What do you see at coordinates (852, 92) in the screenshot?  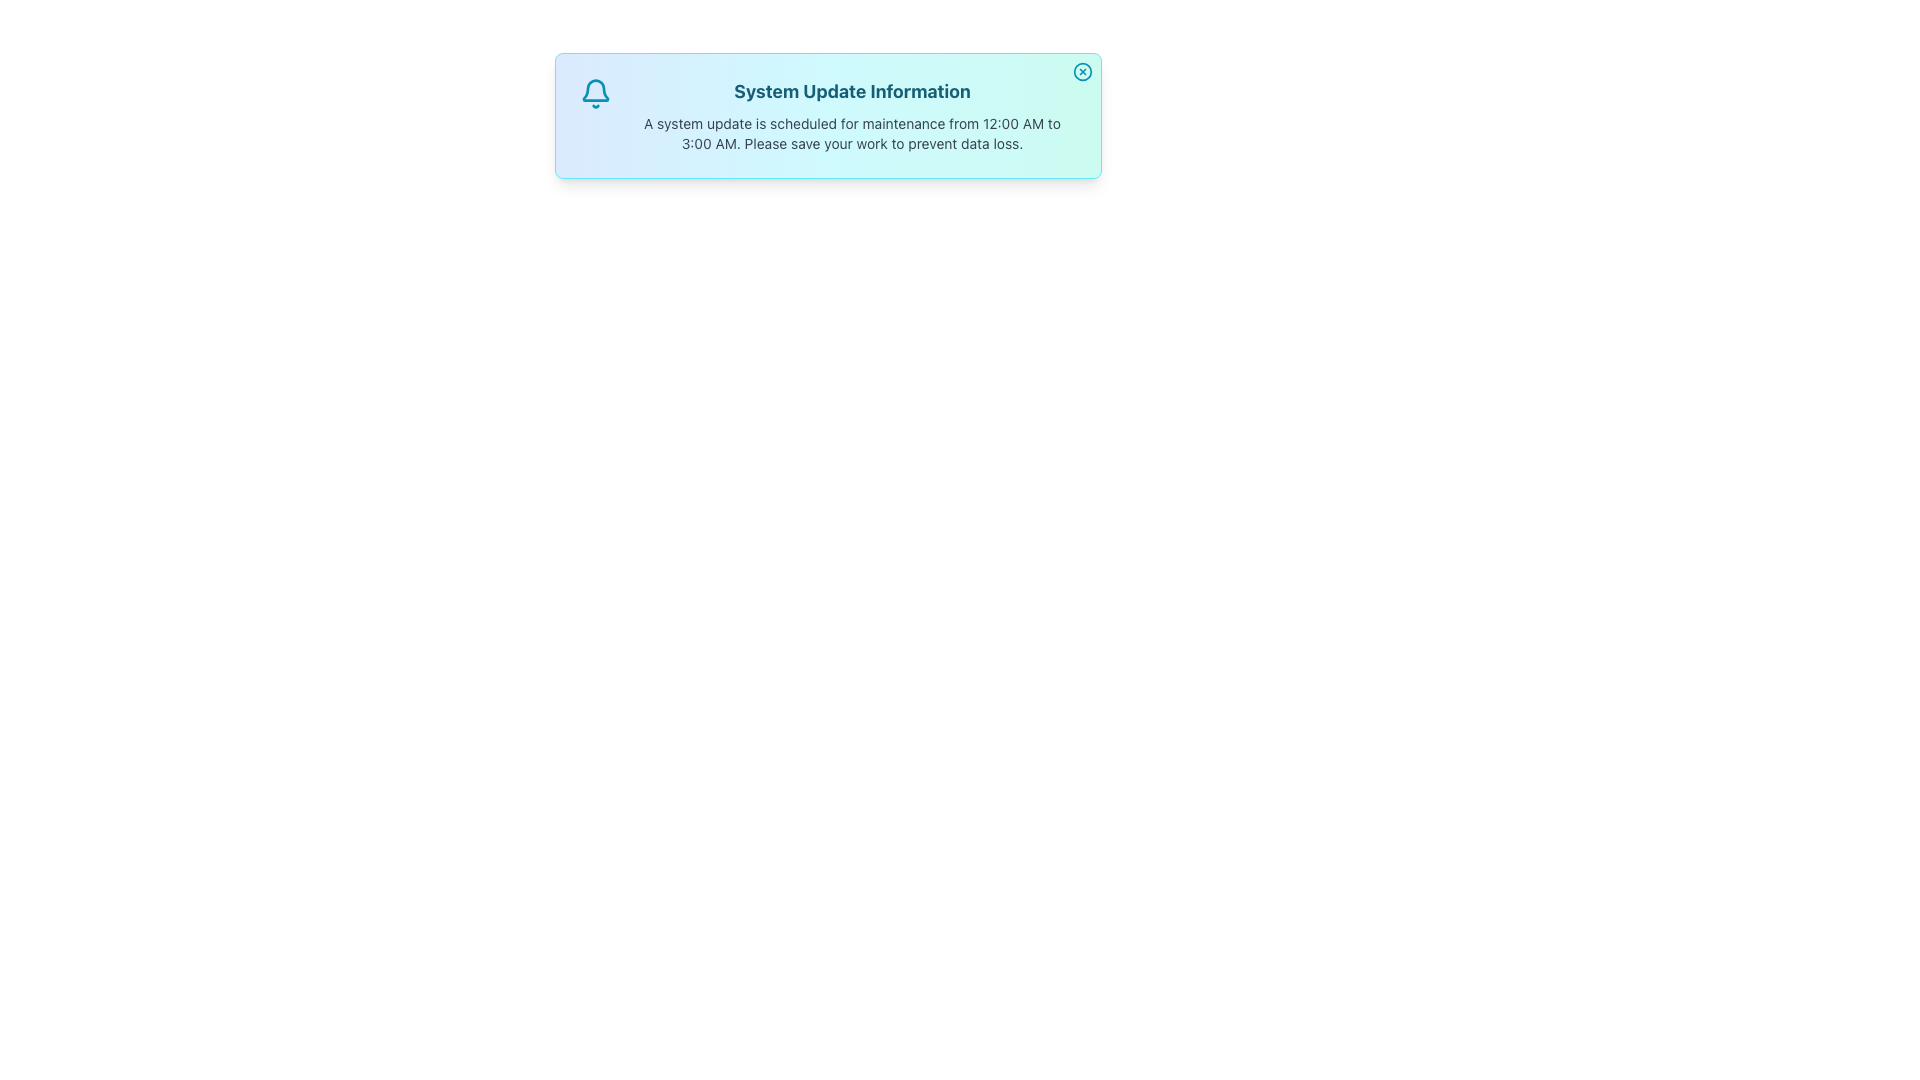 I see `the text label displaying 'System Update Information' in bold, large-sized cyan font, positioned at the top center of the notification box` at bounding box center [852, 92].